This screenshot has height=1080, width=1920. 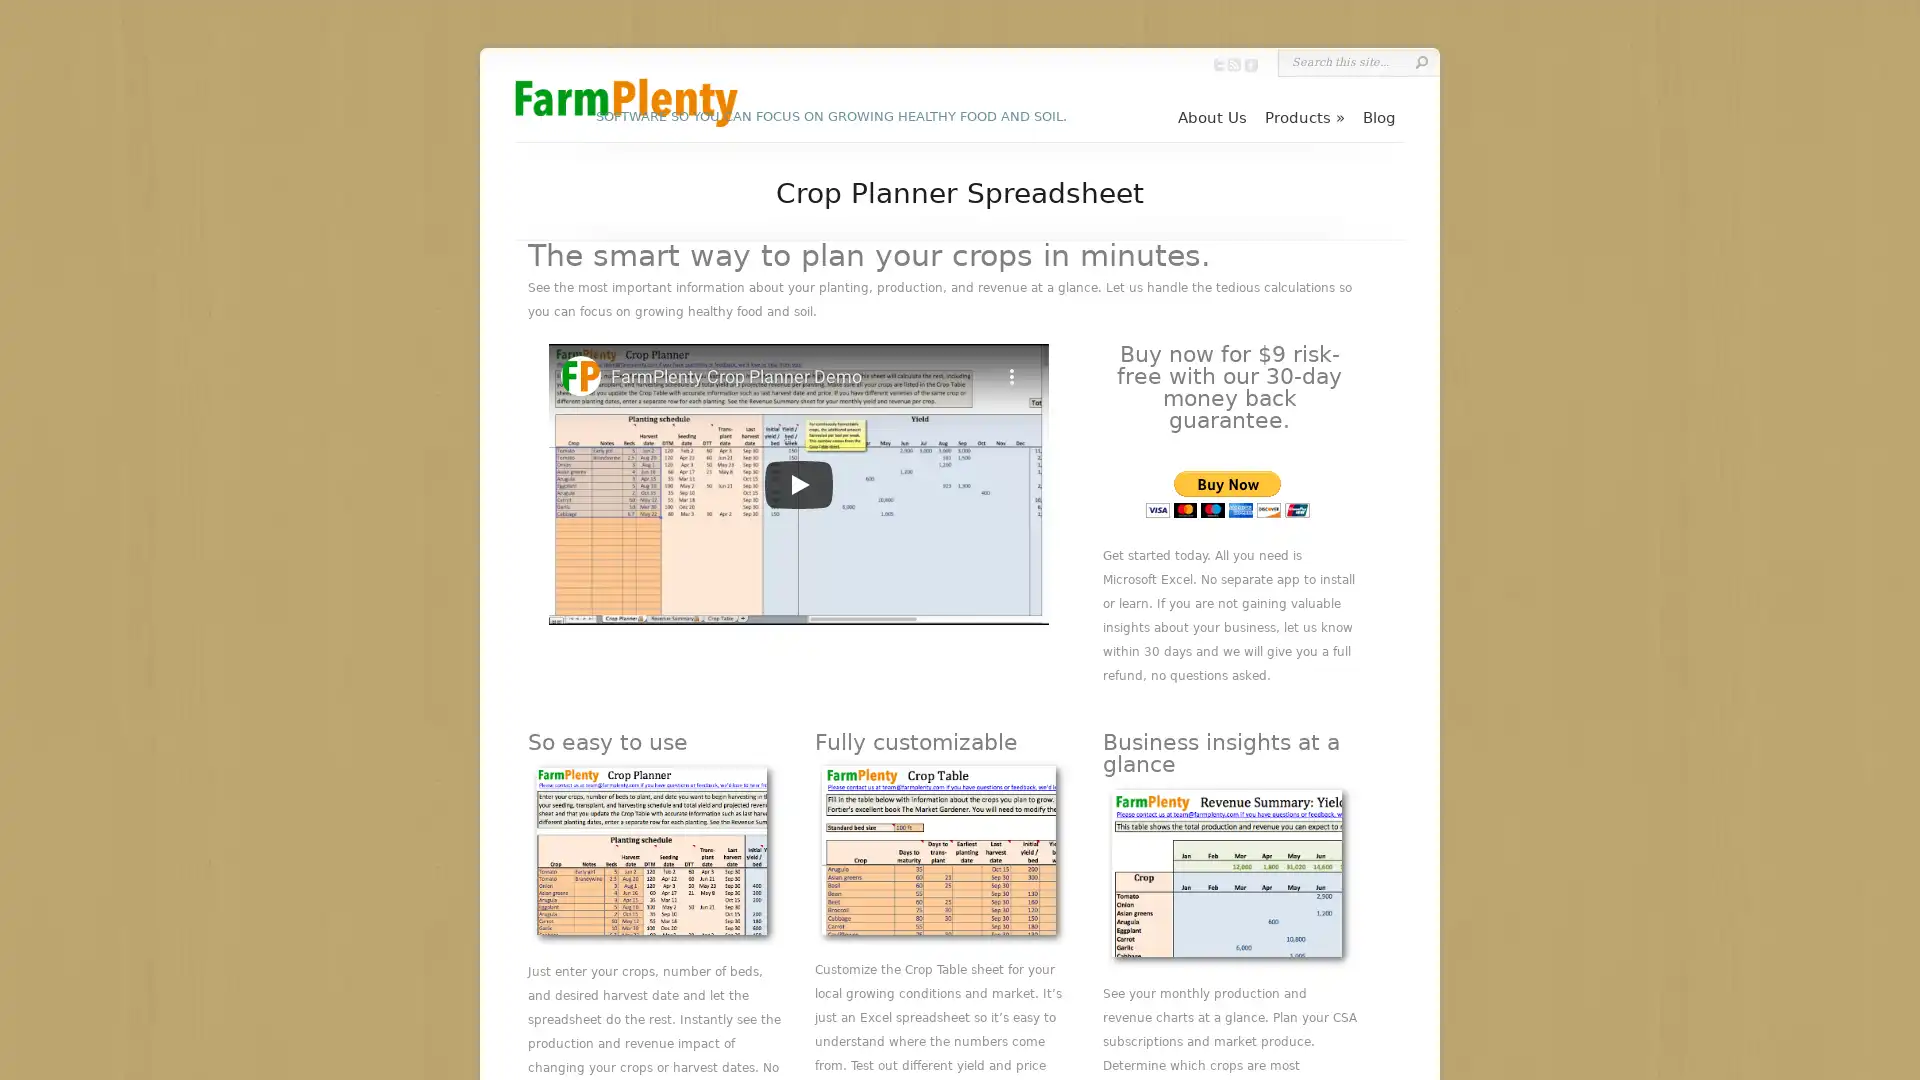 I want to click on PayPal - The safer, easier way to pay online!, so click(x=1225, y=494).